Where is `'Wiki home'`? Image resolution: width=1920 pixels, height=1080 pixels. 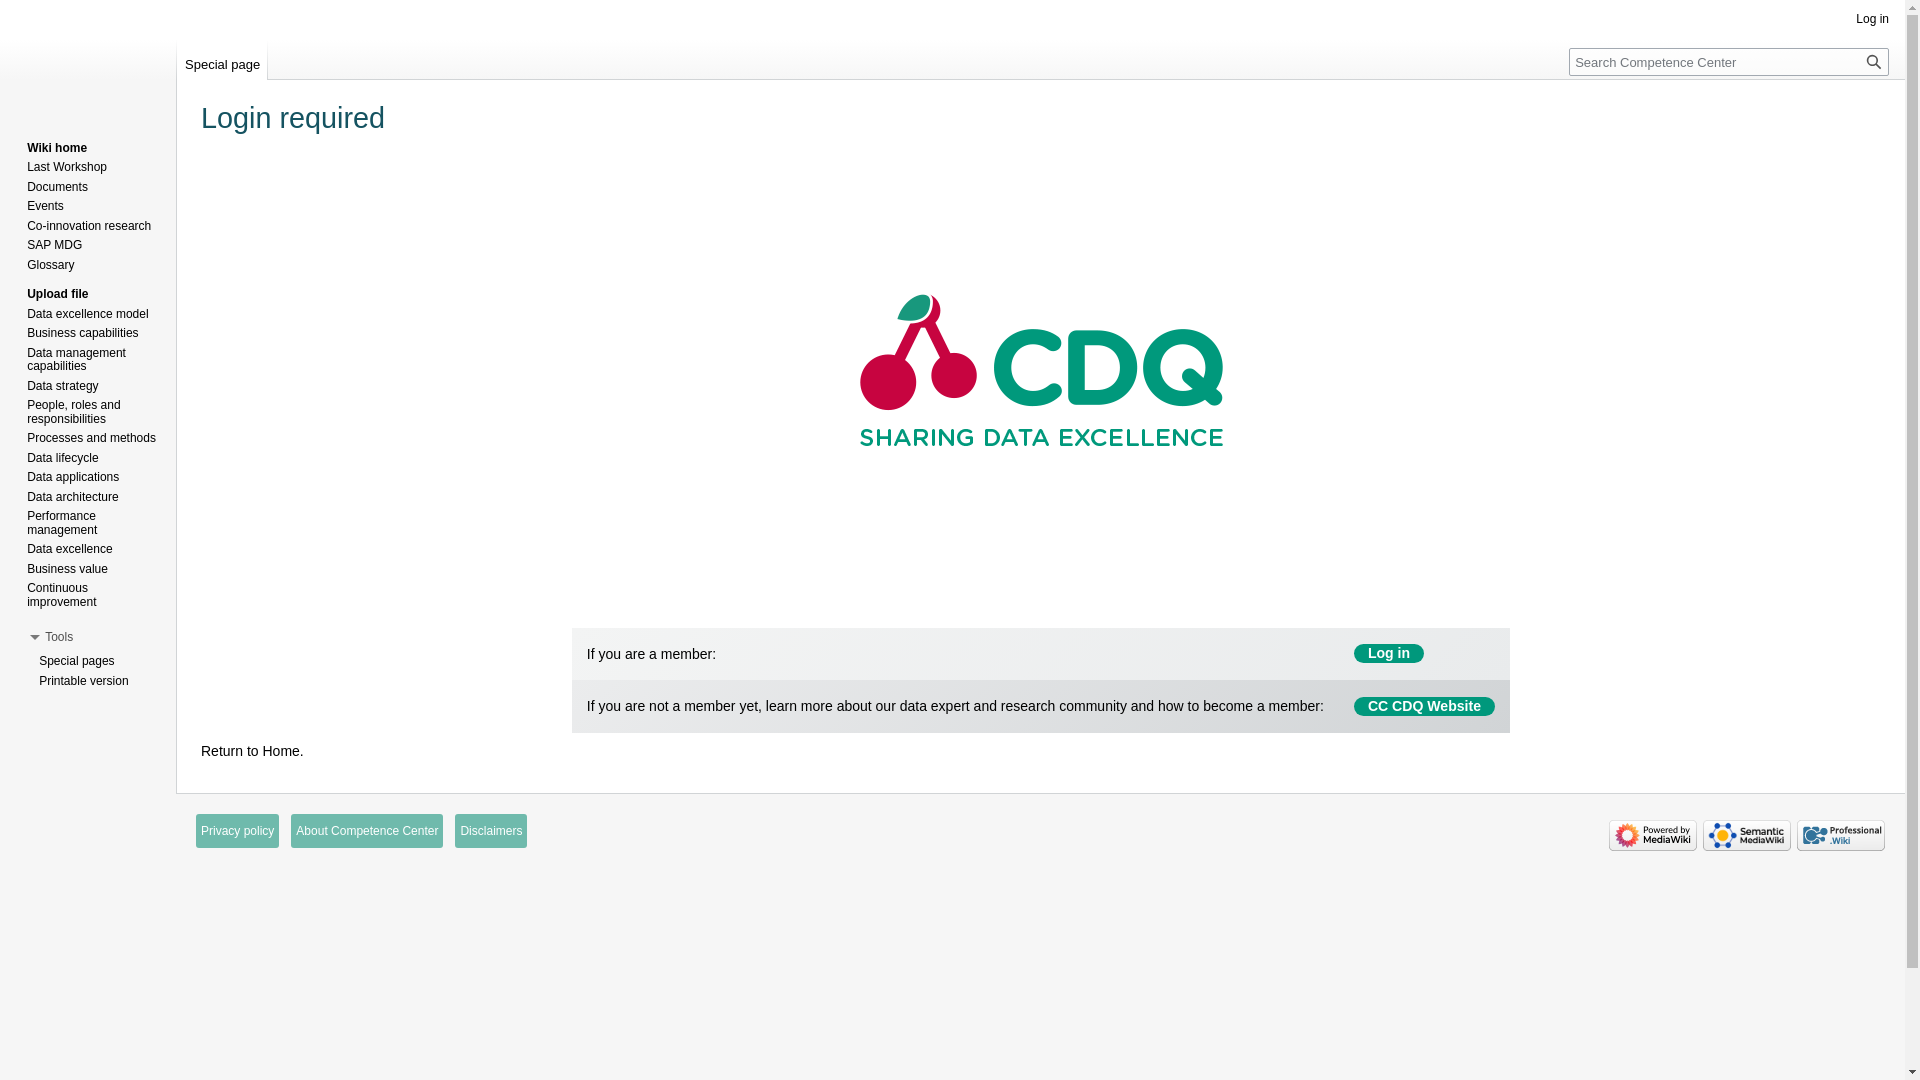
'Wiki home' is located at coordinates (27, 146).